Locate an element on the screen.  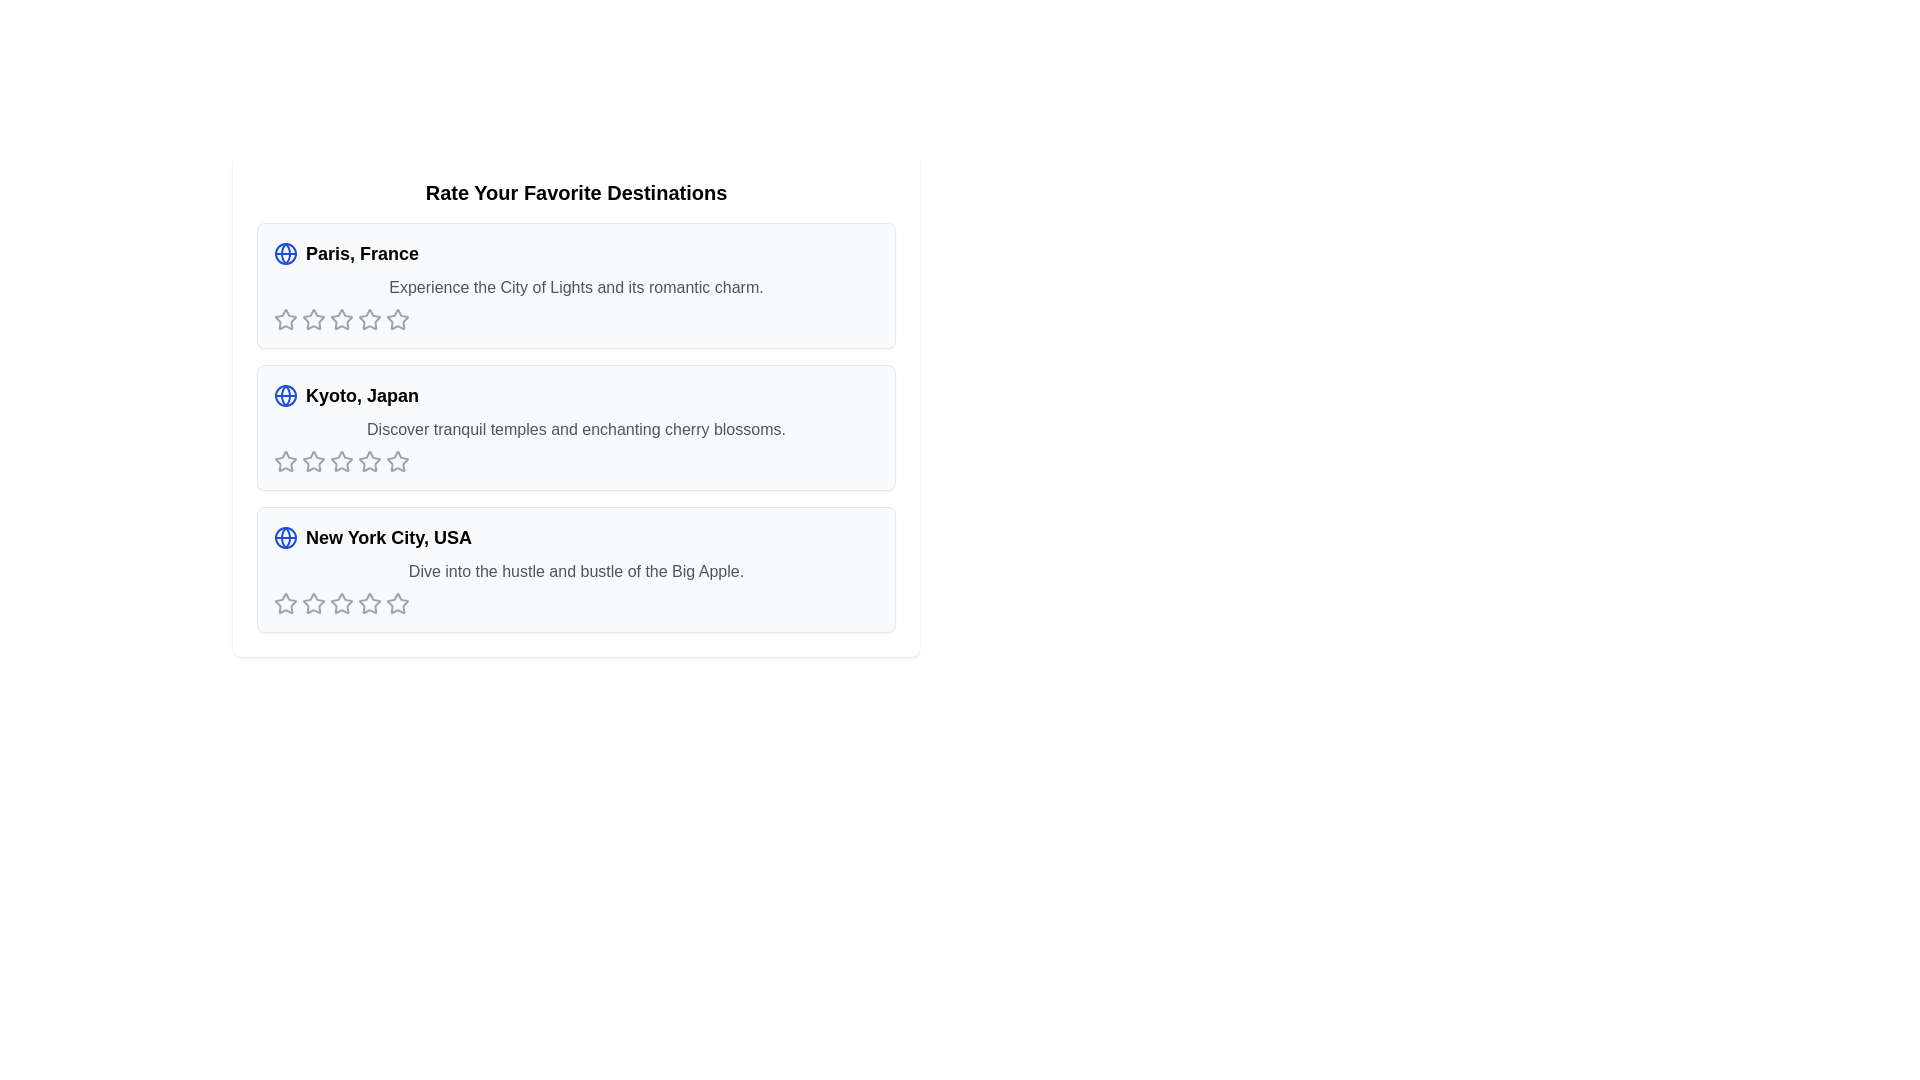
the fourth star-shaped interactive rating icon for 'Kyoto, Japan' is located at coordinates (398, 461).